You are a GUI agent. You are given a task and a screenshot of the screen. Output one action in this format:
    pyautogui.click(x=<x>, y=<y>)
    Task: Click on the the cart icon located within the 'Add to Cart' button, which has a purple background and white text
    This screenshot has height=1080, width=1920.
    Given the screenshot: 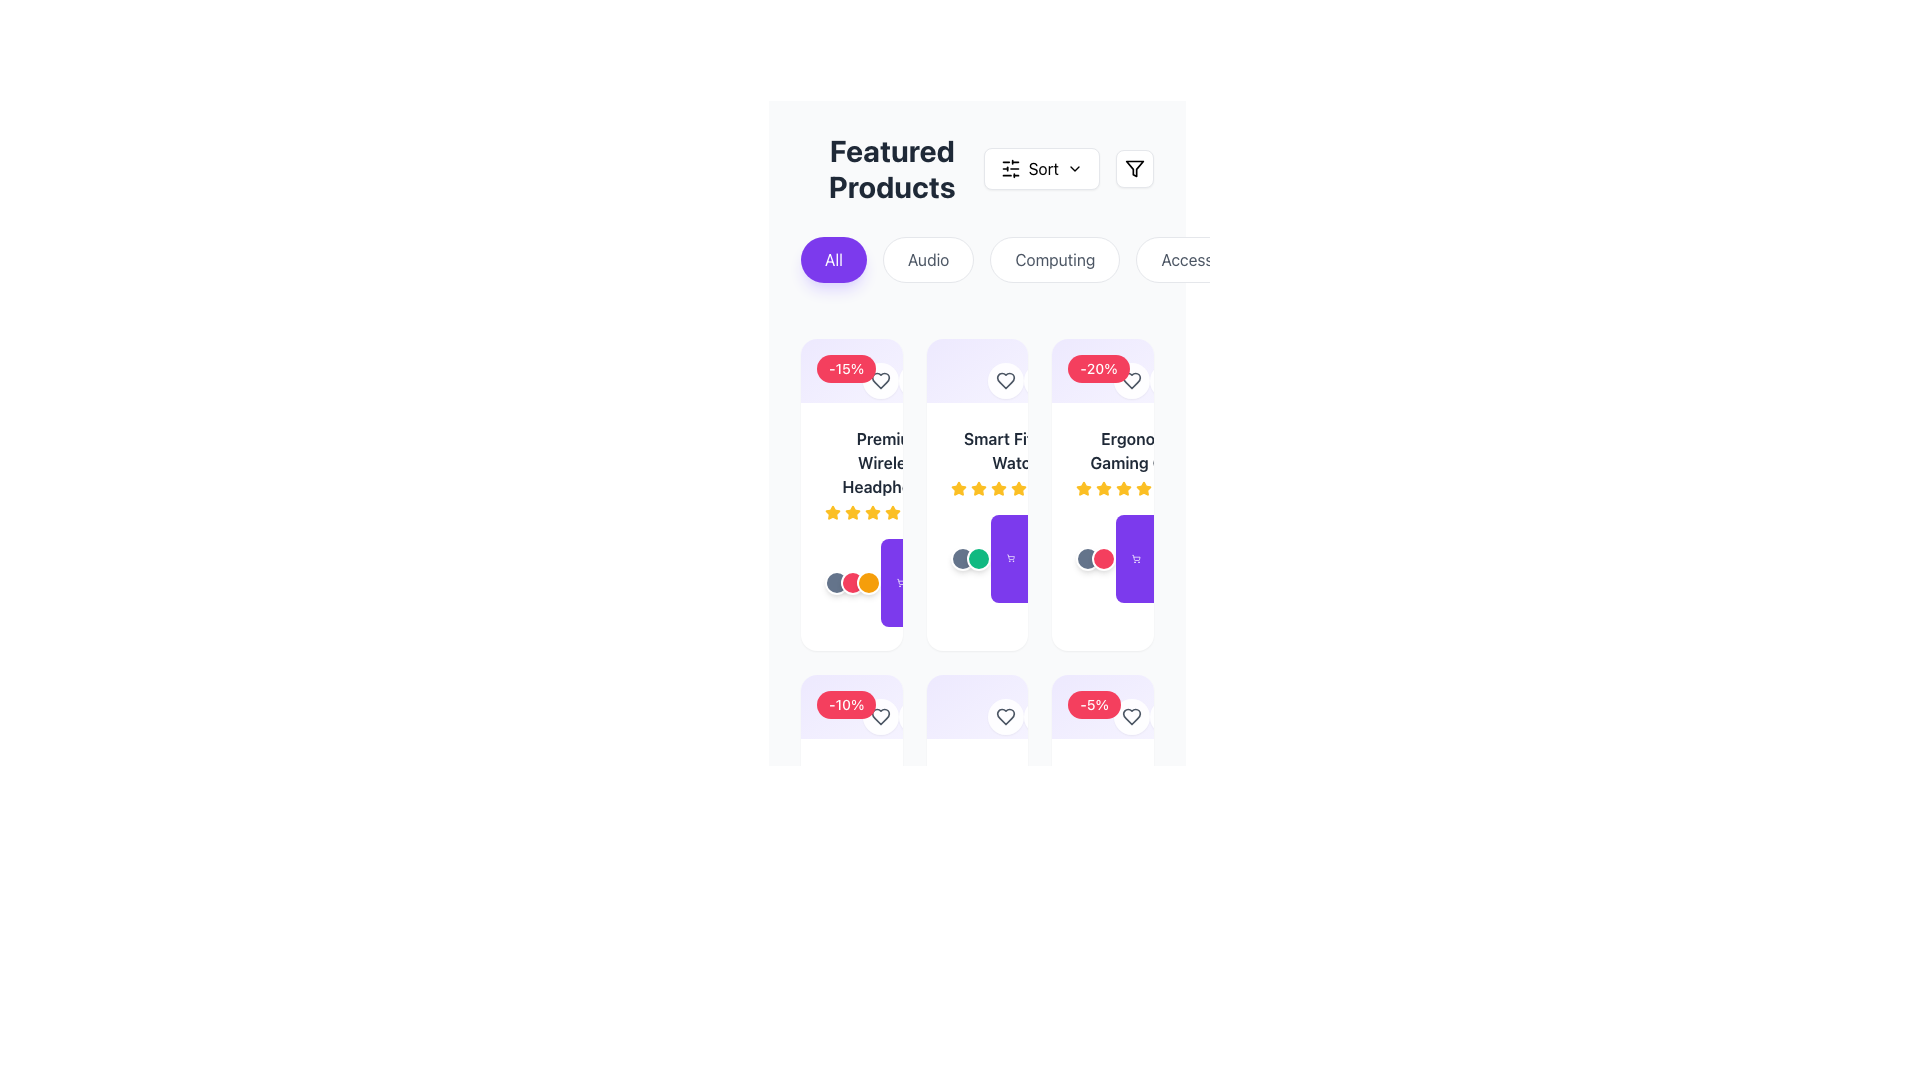 What is the action you would take?
    pyautogui.click(x=900, y=582)
    